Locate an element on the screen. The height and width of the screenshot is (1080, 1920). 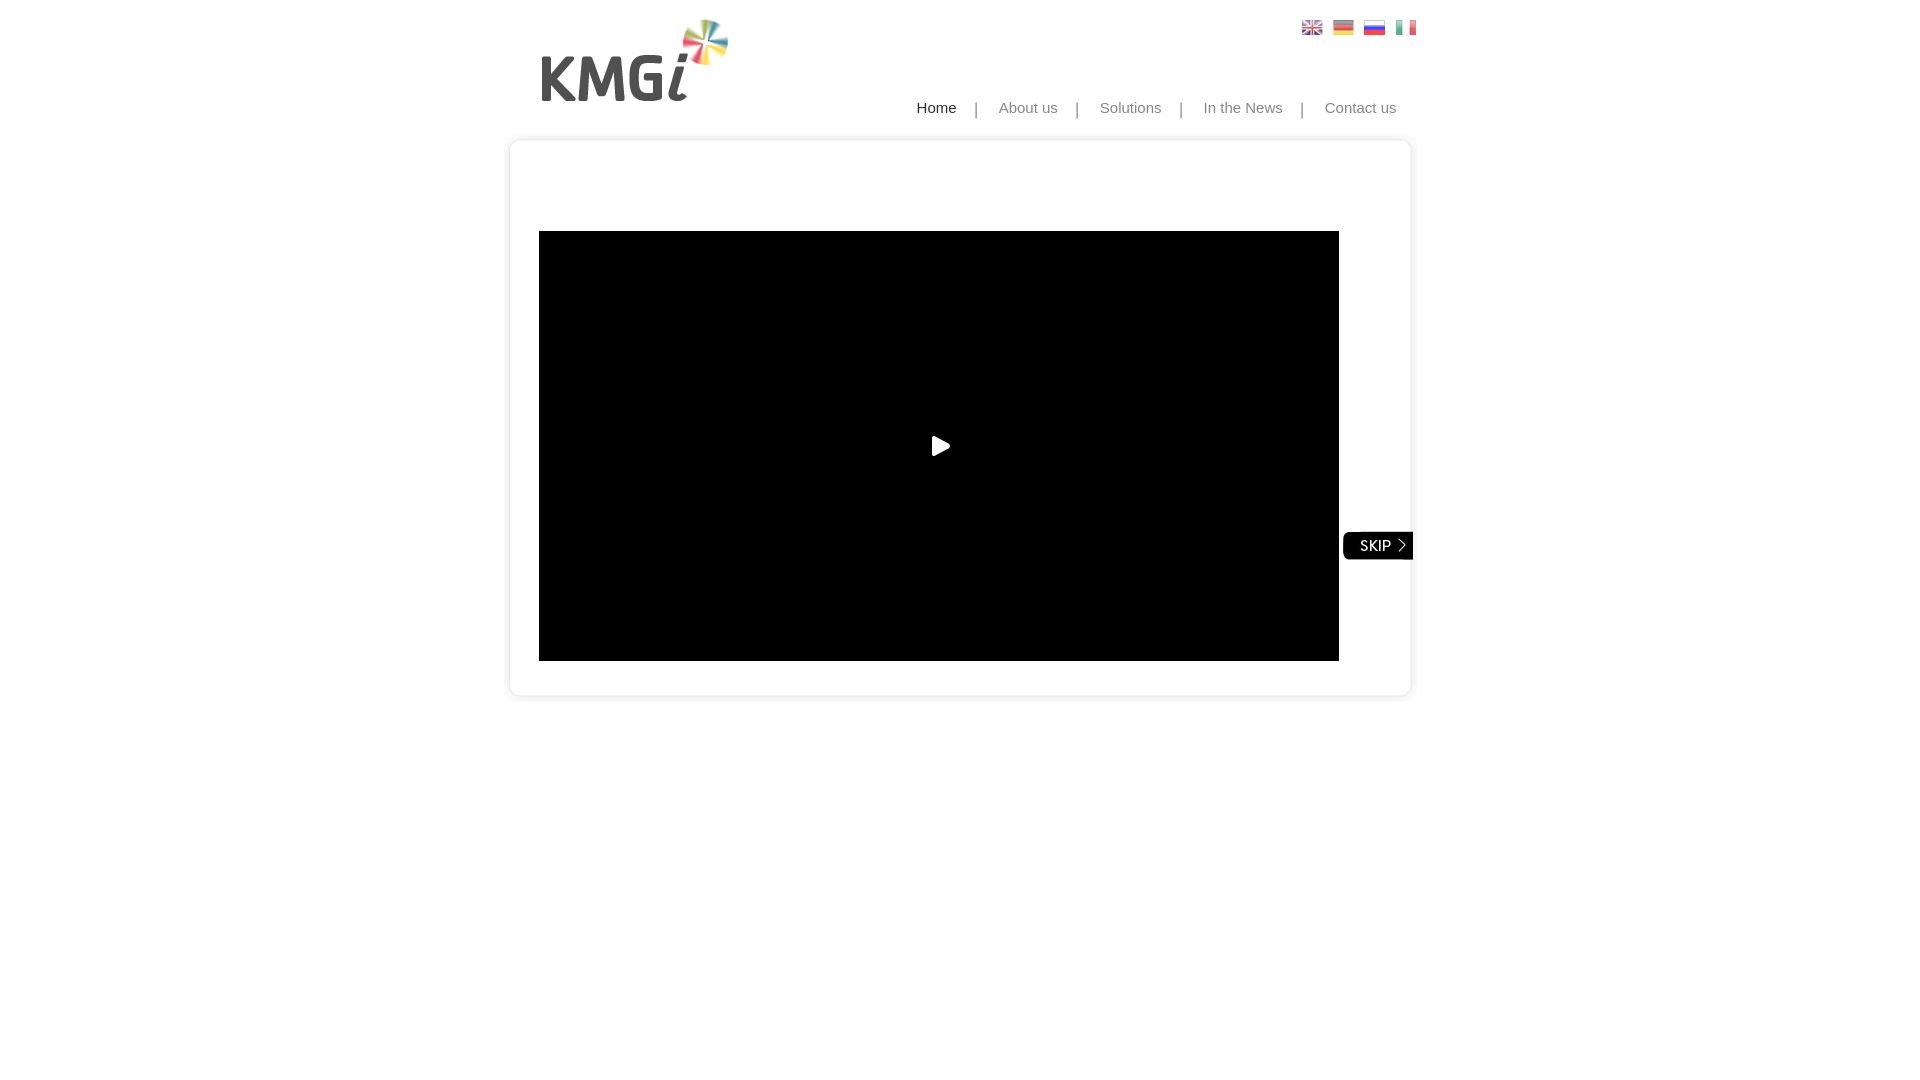
'German' is located at coordinates (1343, 27).